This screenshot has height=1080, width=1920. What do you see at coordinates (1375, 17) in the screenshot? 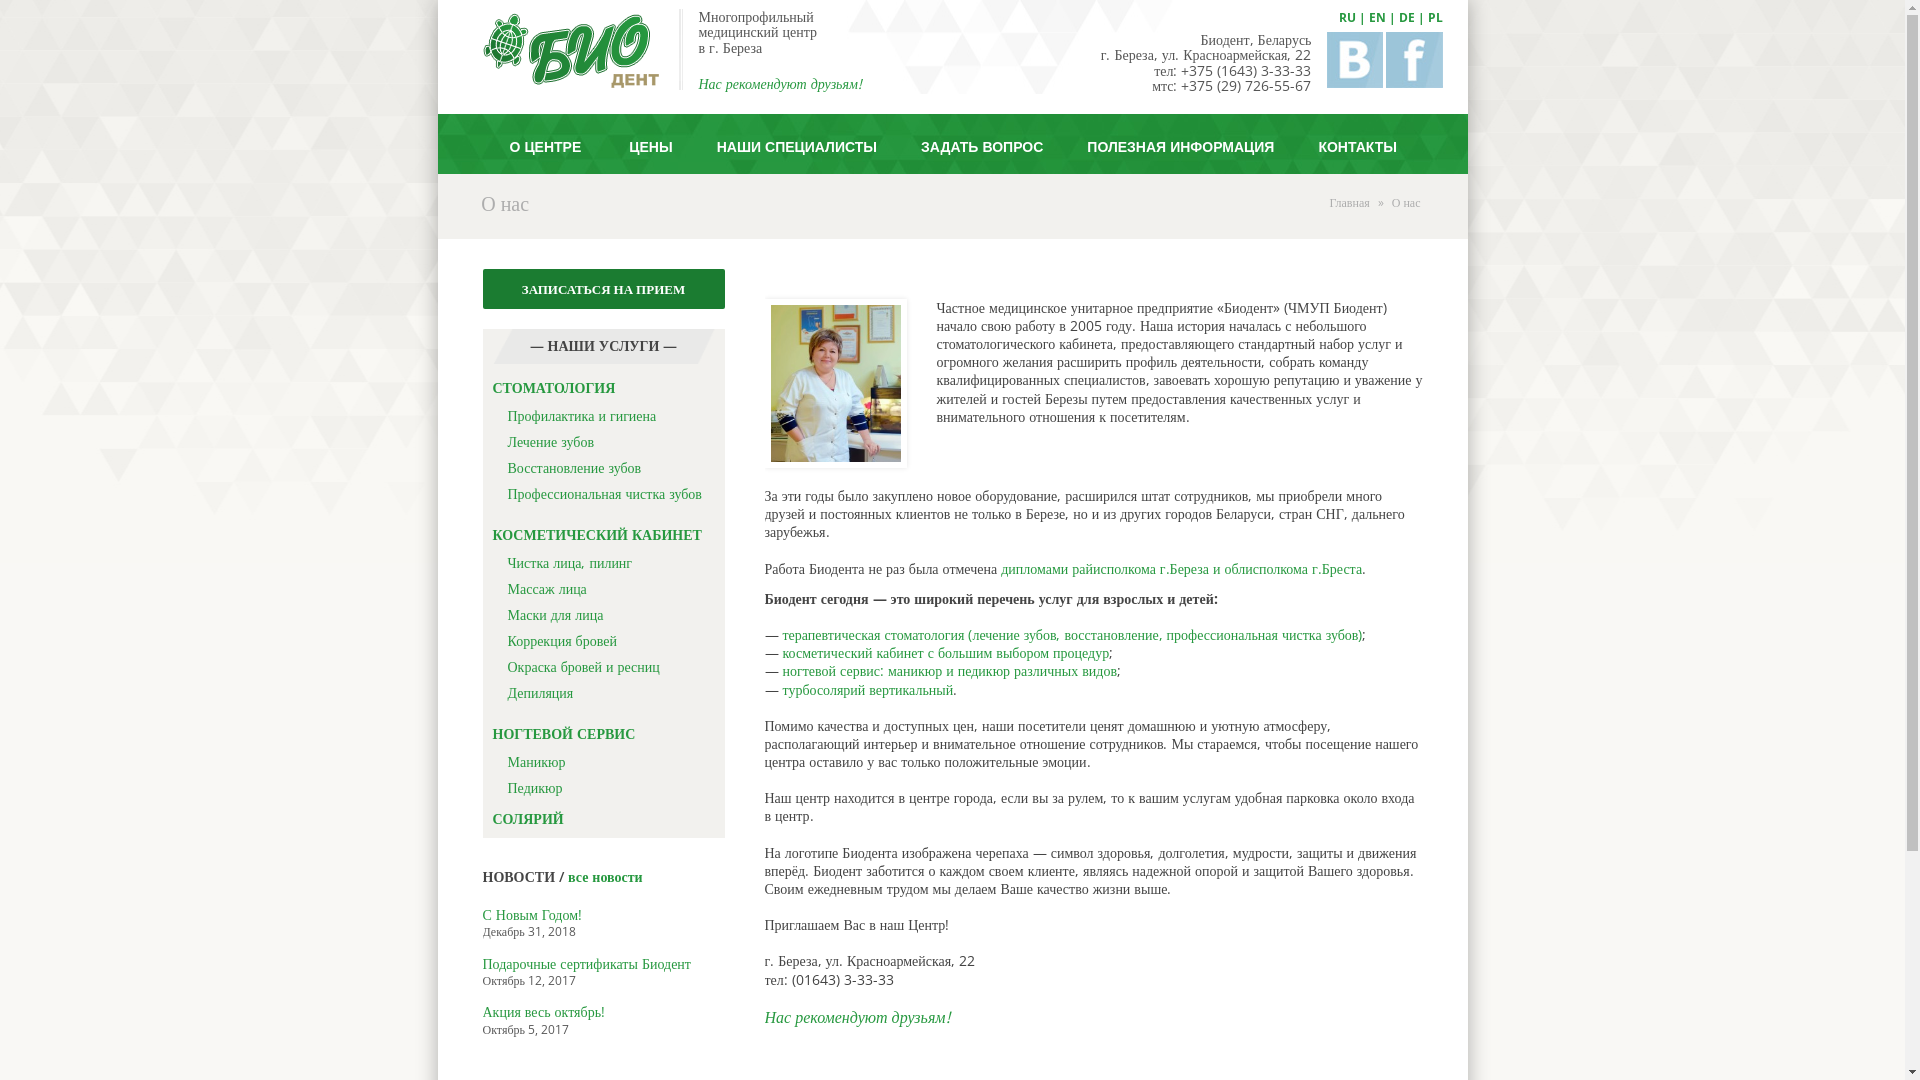
I see `'EN'` at bounding box center [1375, 17].